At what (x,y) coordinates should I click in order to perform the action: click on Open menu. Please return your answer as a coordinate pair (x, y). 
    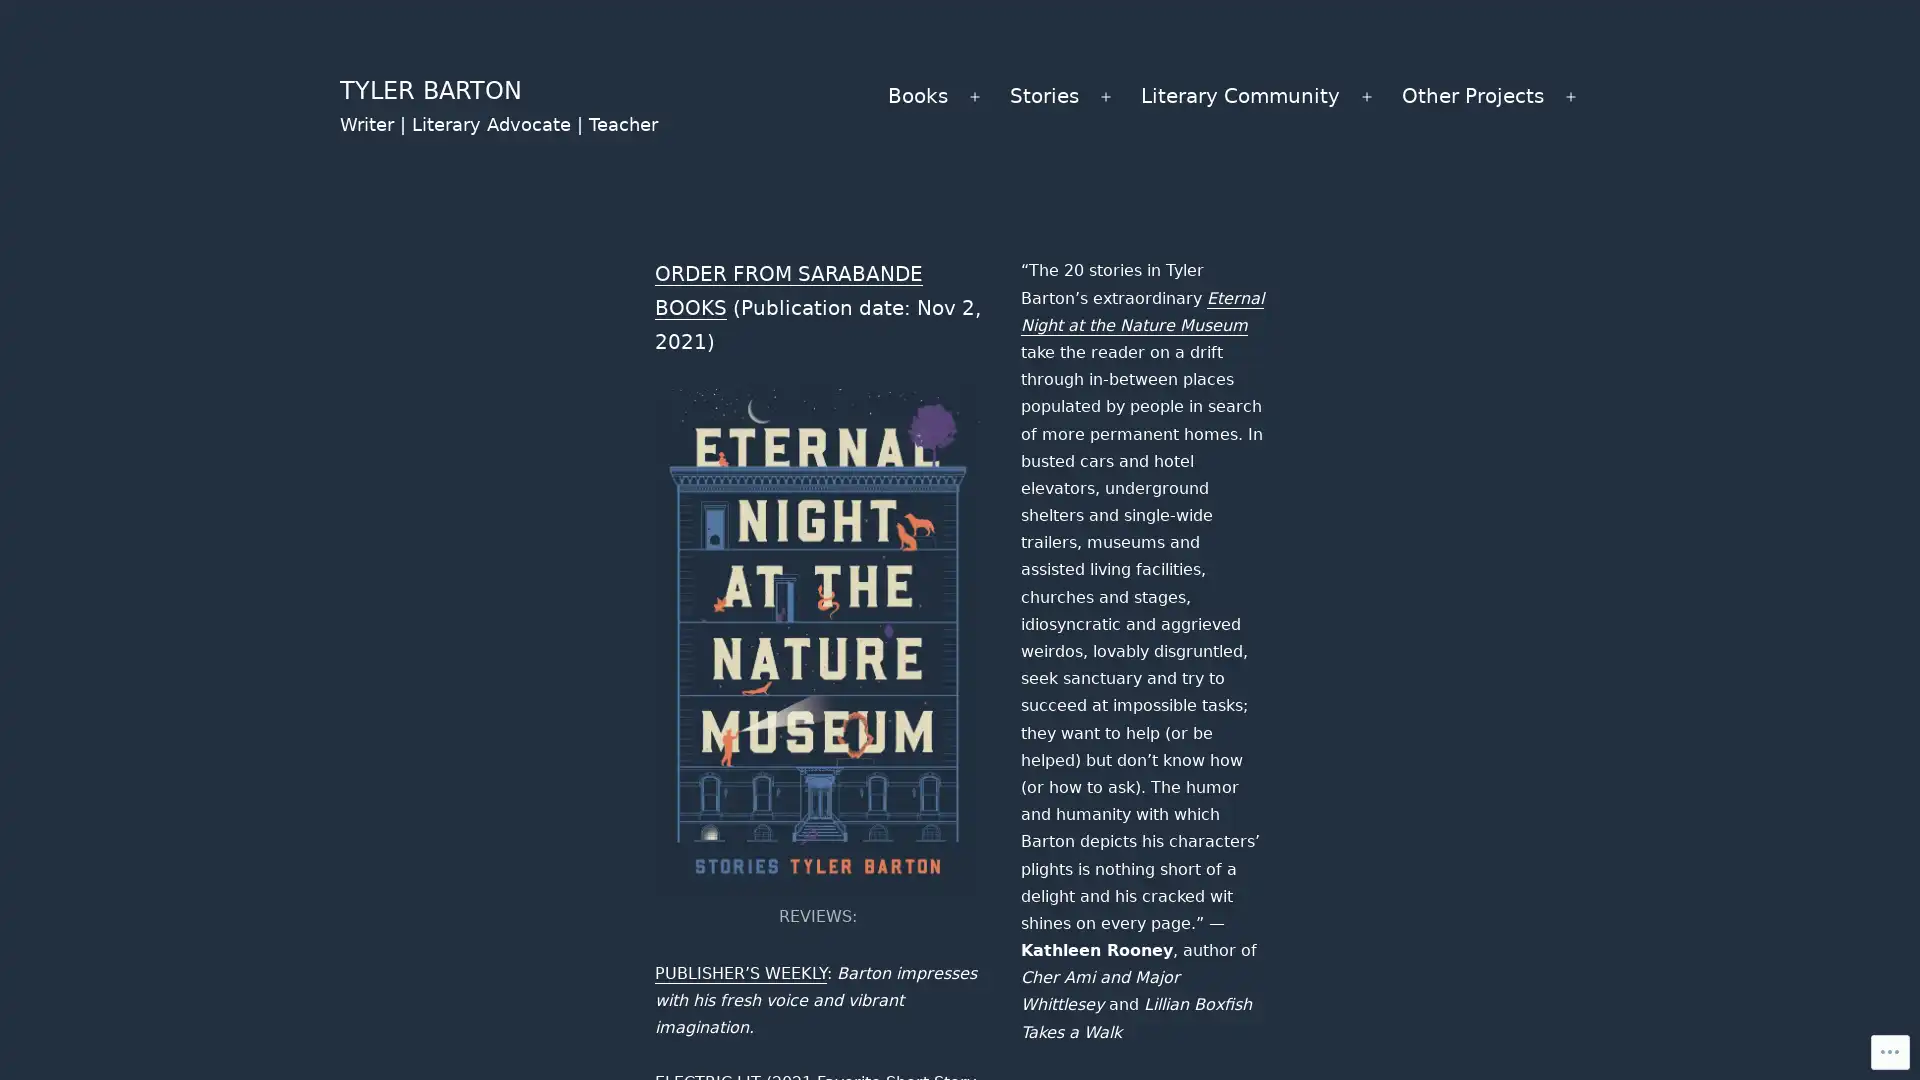
    Looking at the image, I should click on (1569, 96).